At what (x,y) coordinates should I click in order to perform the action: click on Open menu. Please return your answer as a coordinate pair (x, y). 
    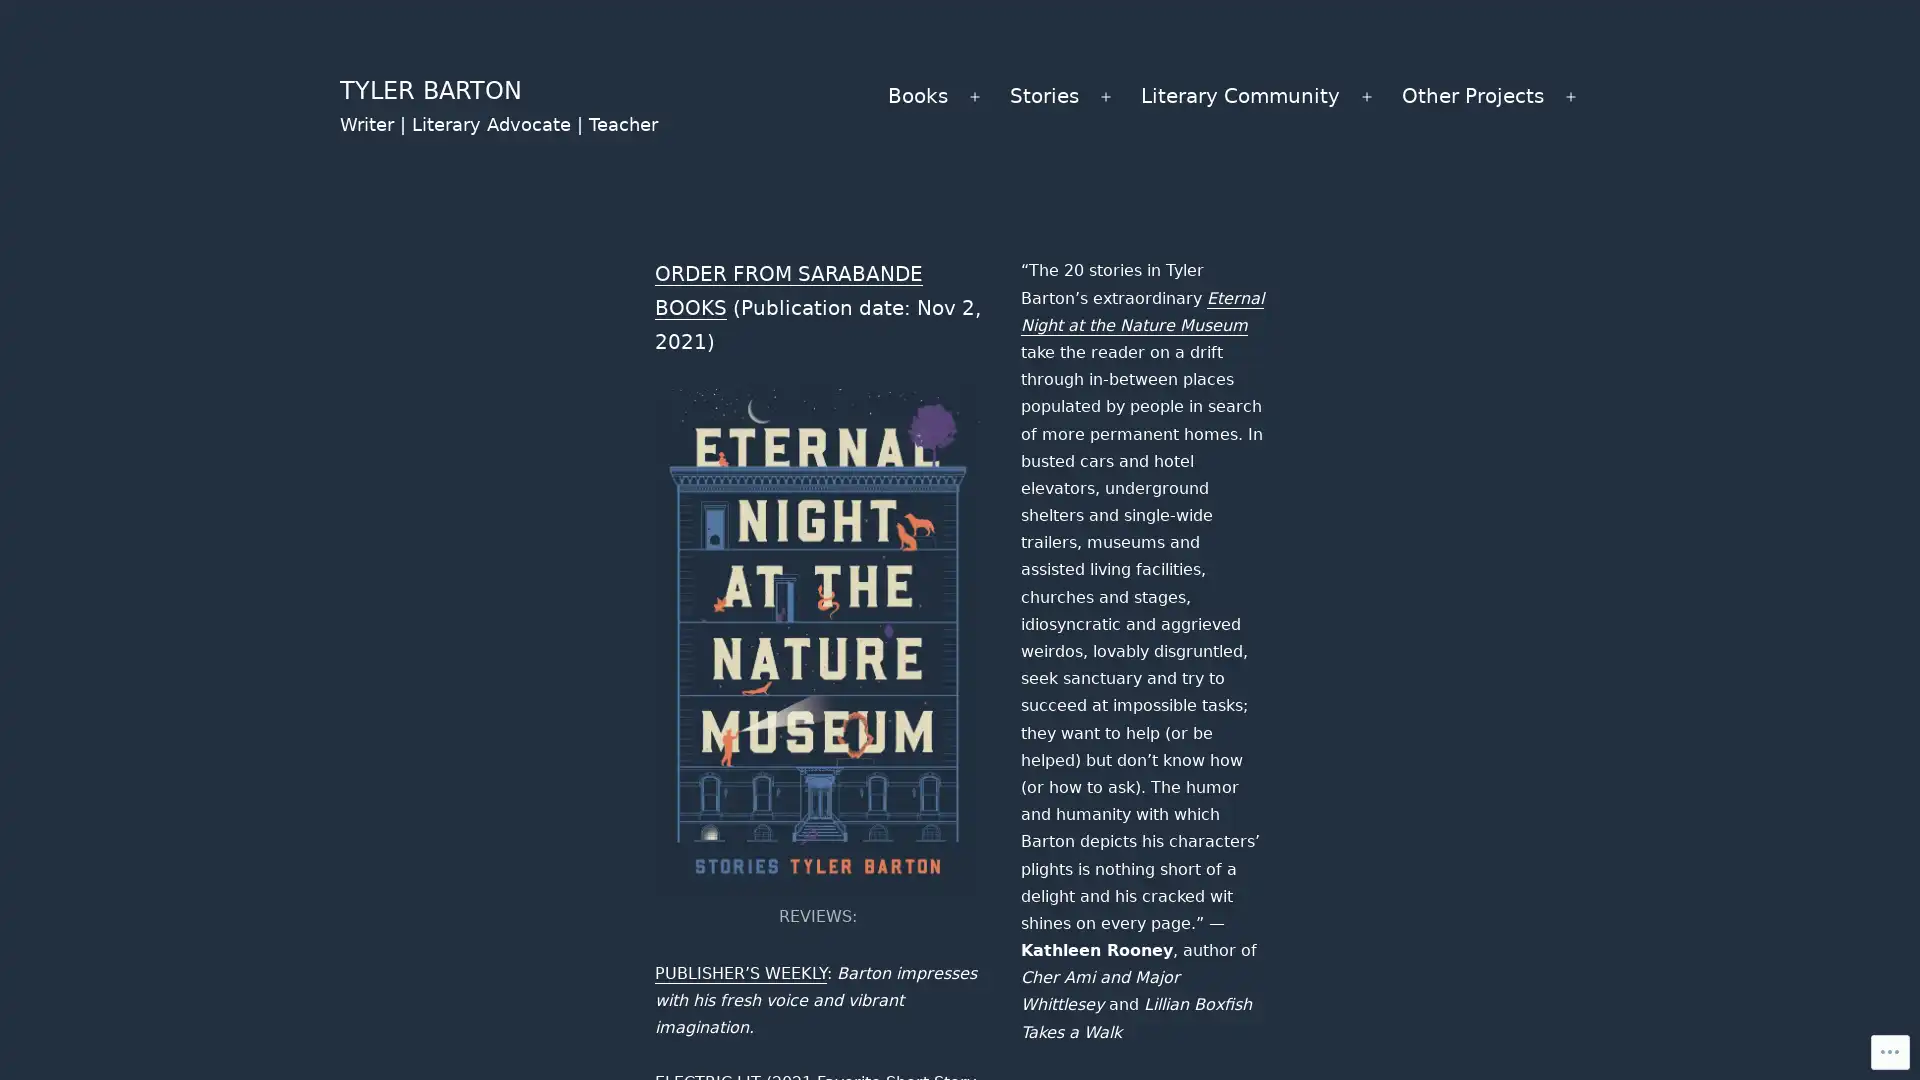
    Looking at the image, I should click on (1569, 96).